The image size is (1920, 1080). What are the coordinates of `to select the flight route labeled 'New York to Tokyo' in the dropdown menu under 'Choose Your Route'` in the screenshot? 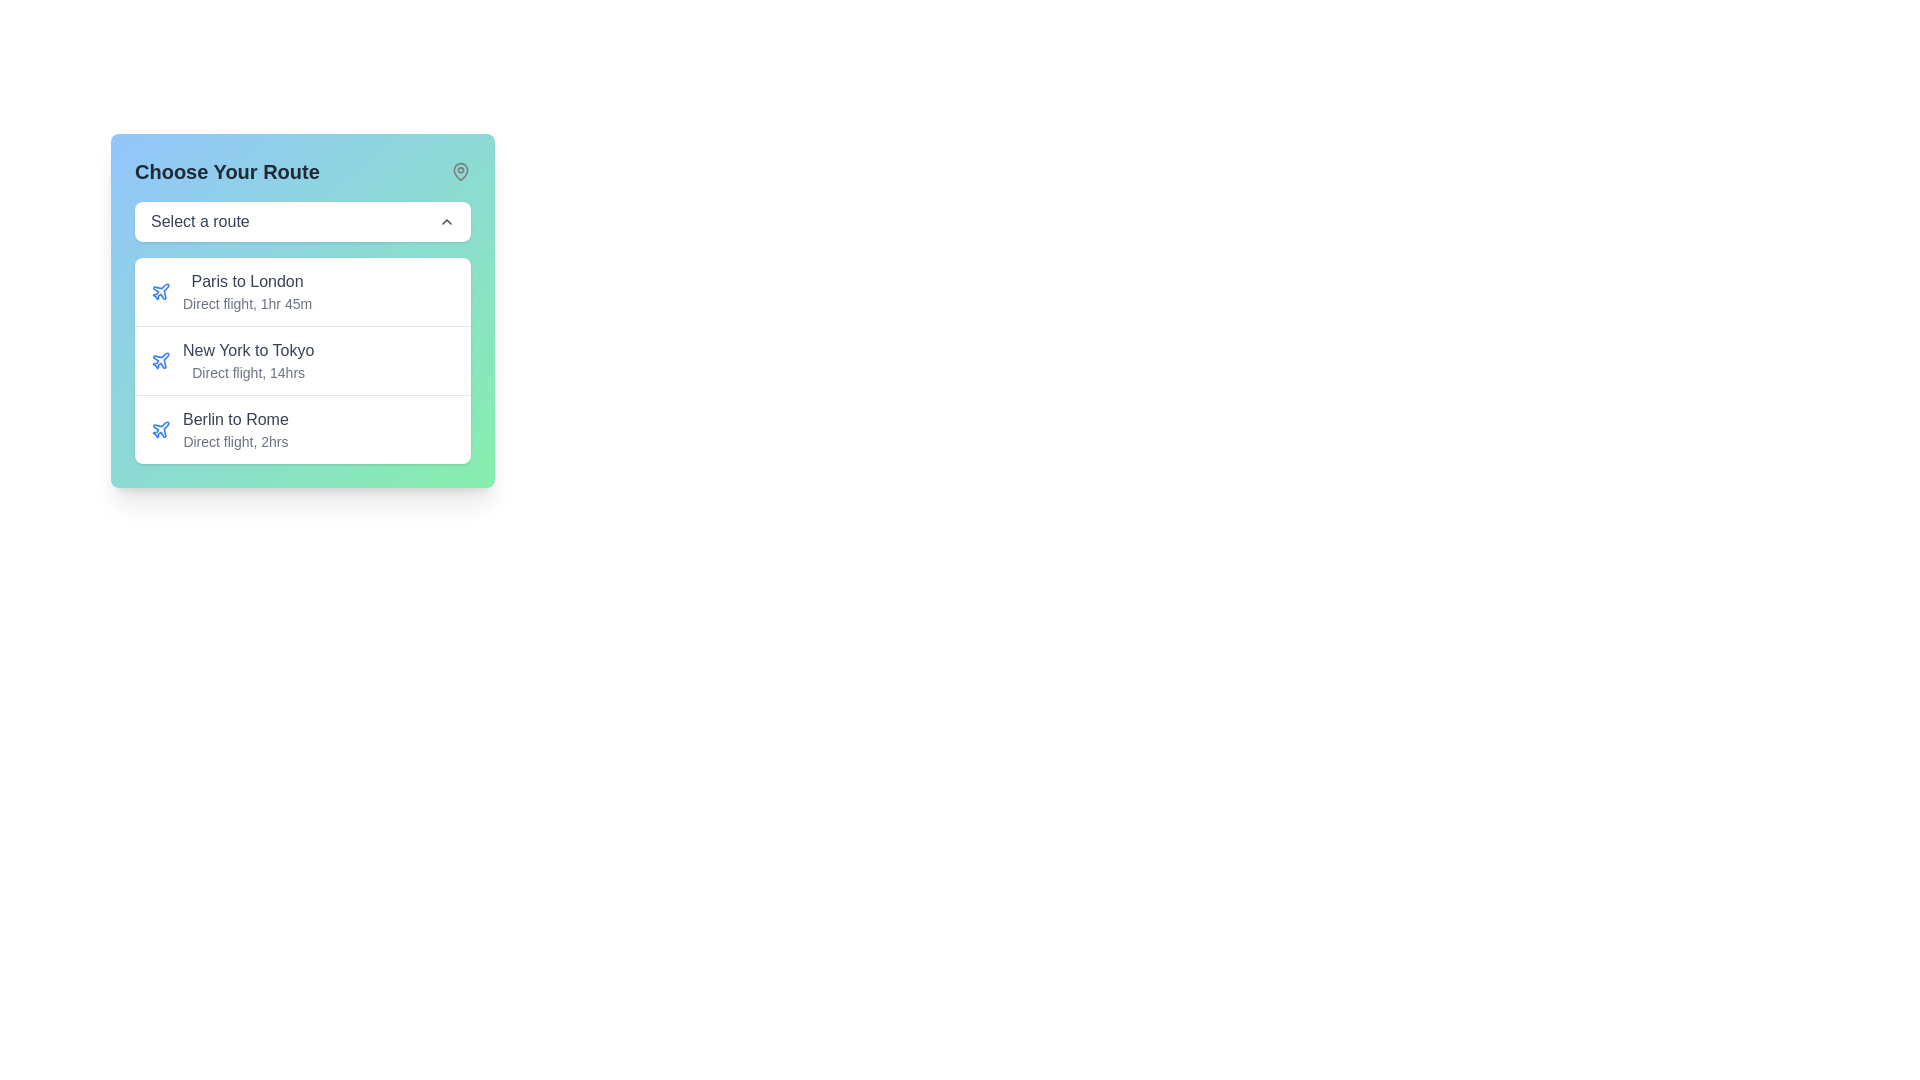 It's located at (247, 361).